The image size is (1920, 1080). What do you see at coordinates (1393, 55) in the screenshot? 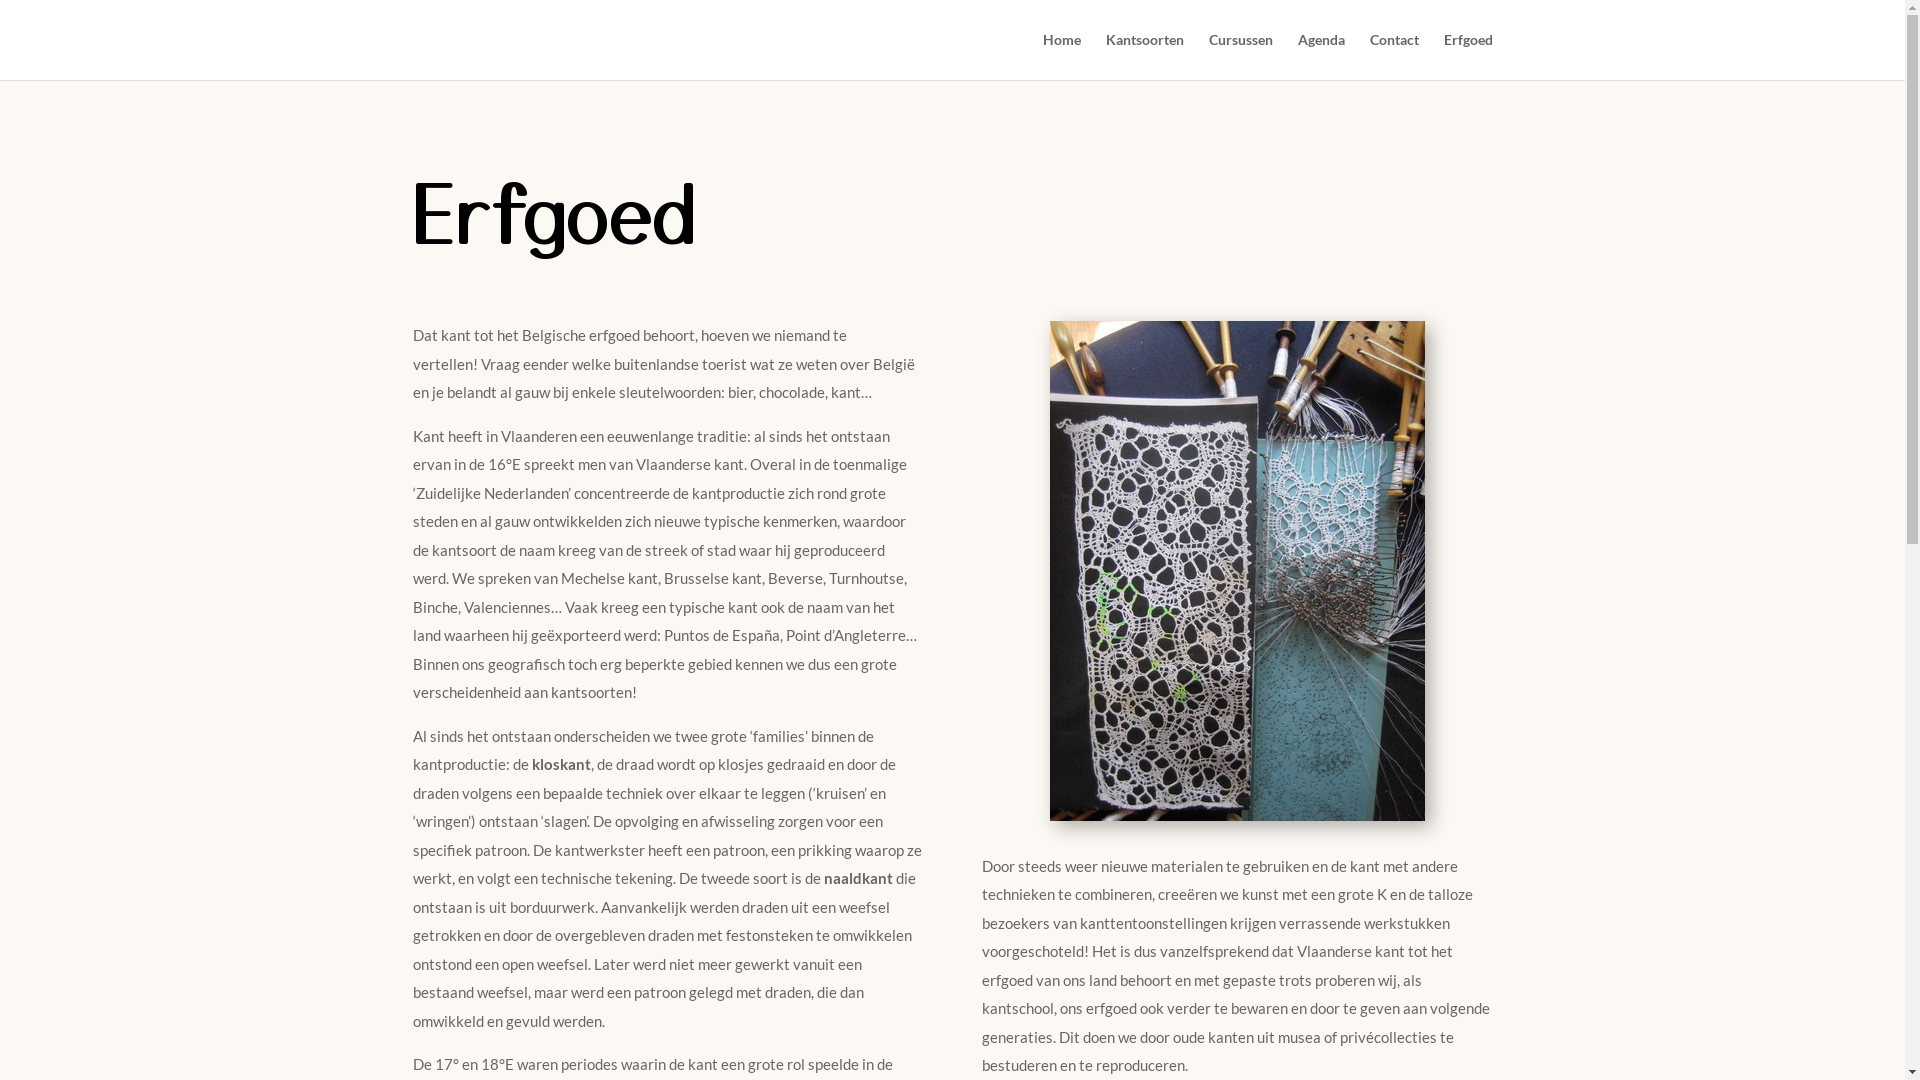
I see `'Contact'` at bounding box center [1393, 55].